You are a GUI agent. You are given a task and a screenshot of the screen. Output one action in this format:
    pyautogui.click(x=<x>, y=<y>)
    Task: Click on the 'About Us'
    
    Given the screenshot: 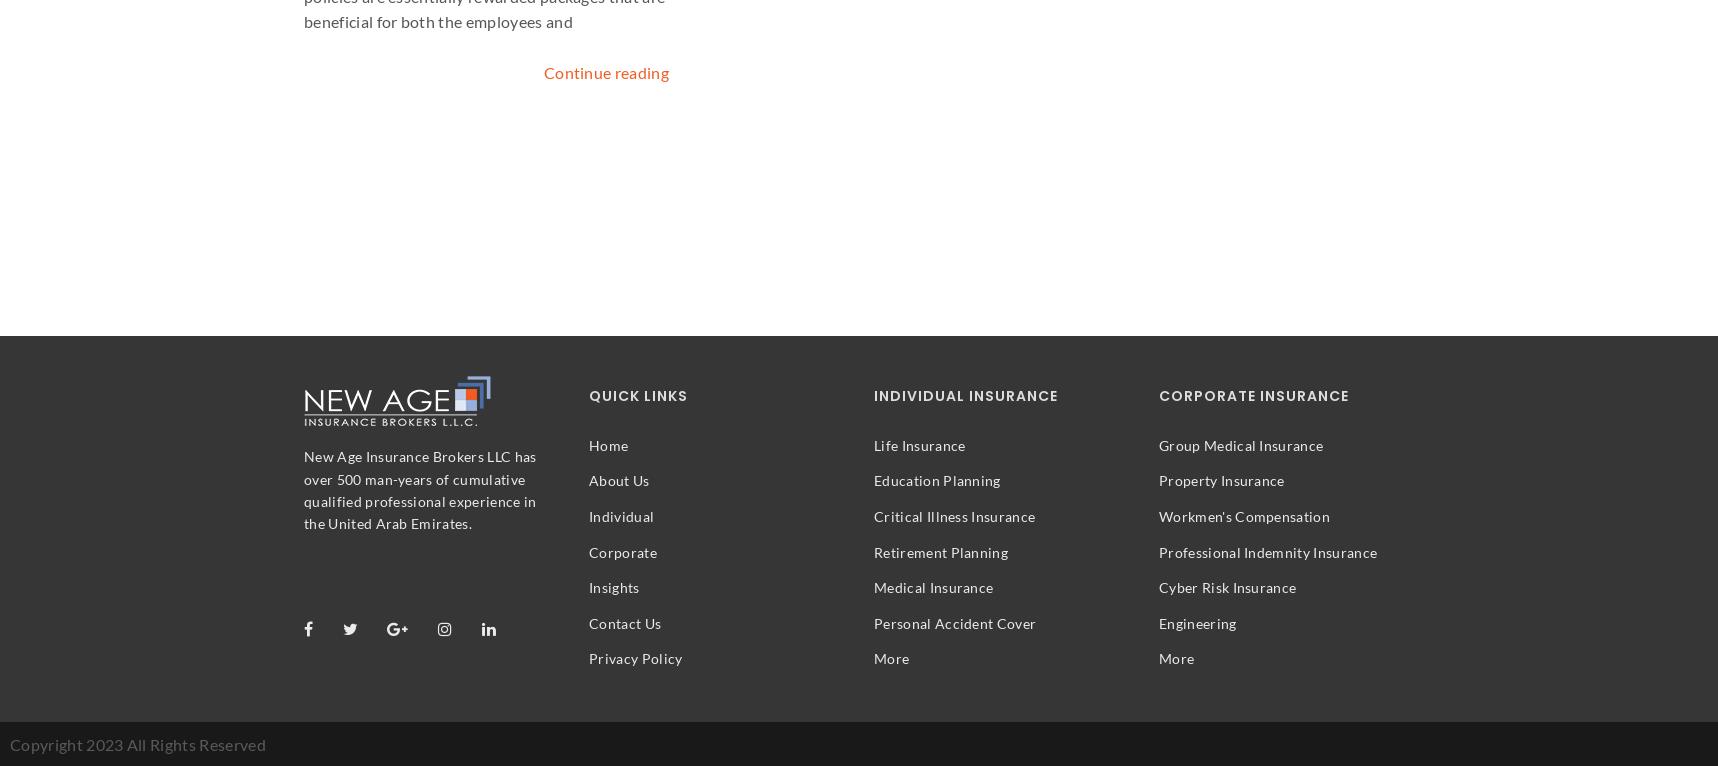 What is the action you would take?
    pyautogui.click(x=587, y=479)
    